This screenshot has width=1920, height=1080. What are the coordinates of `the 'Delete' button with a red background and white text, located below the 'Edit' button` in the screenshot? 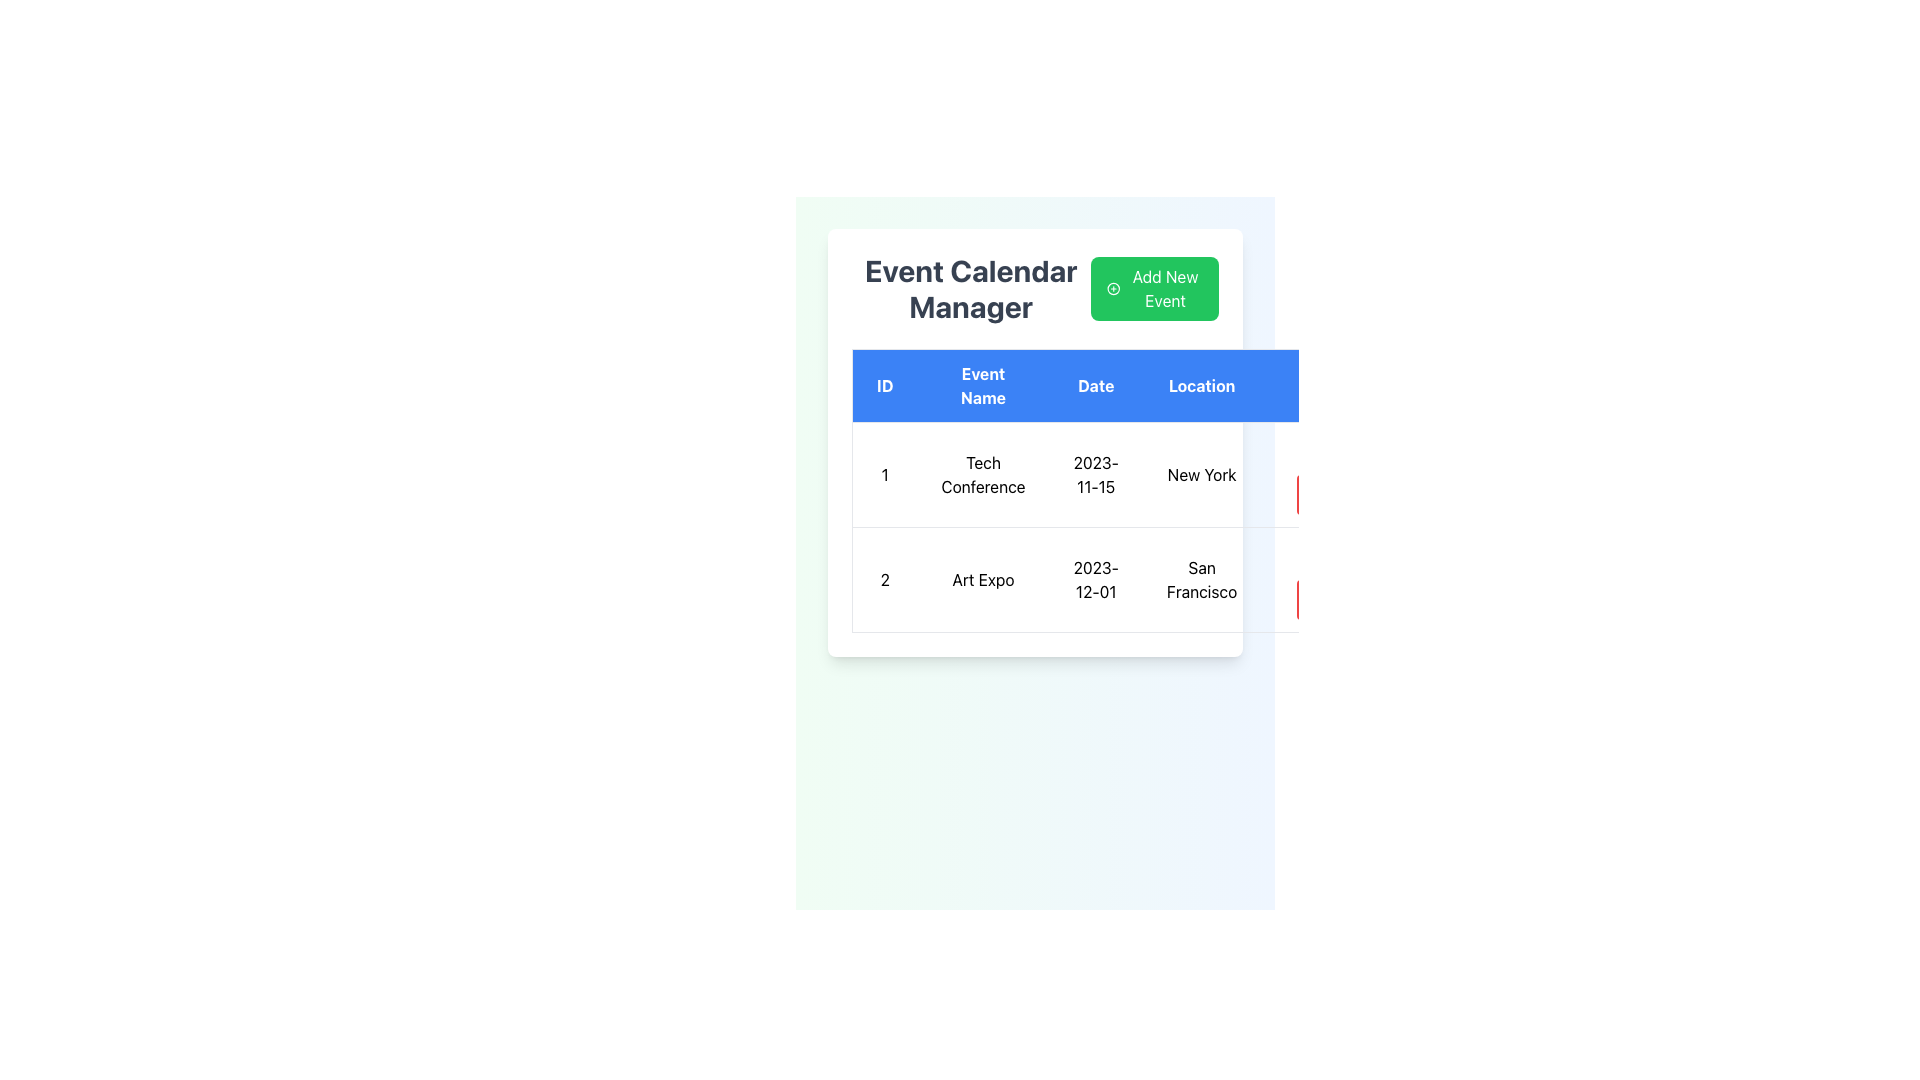 It's located at (1335, 494).